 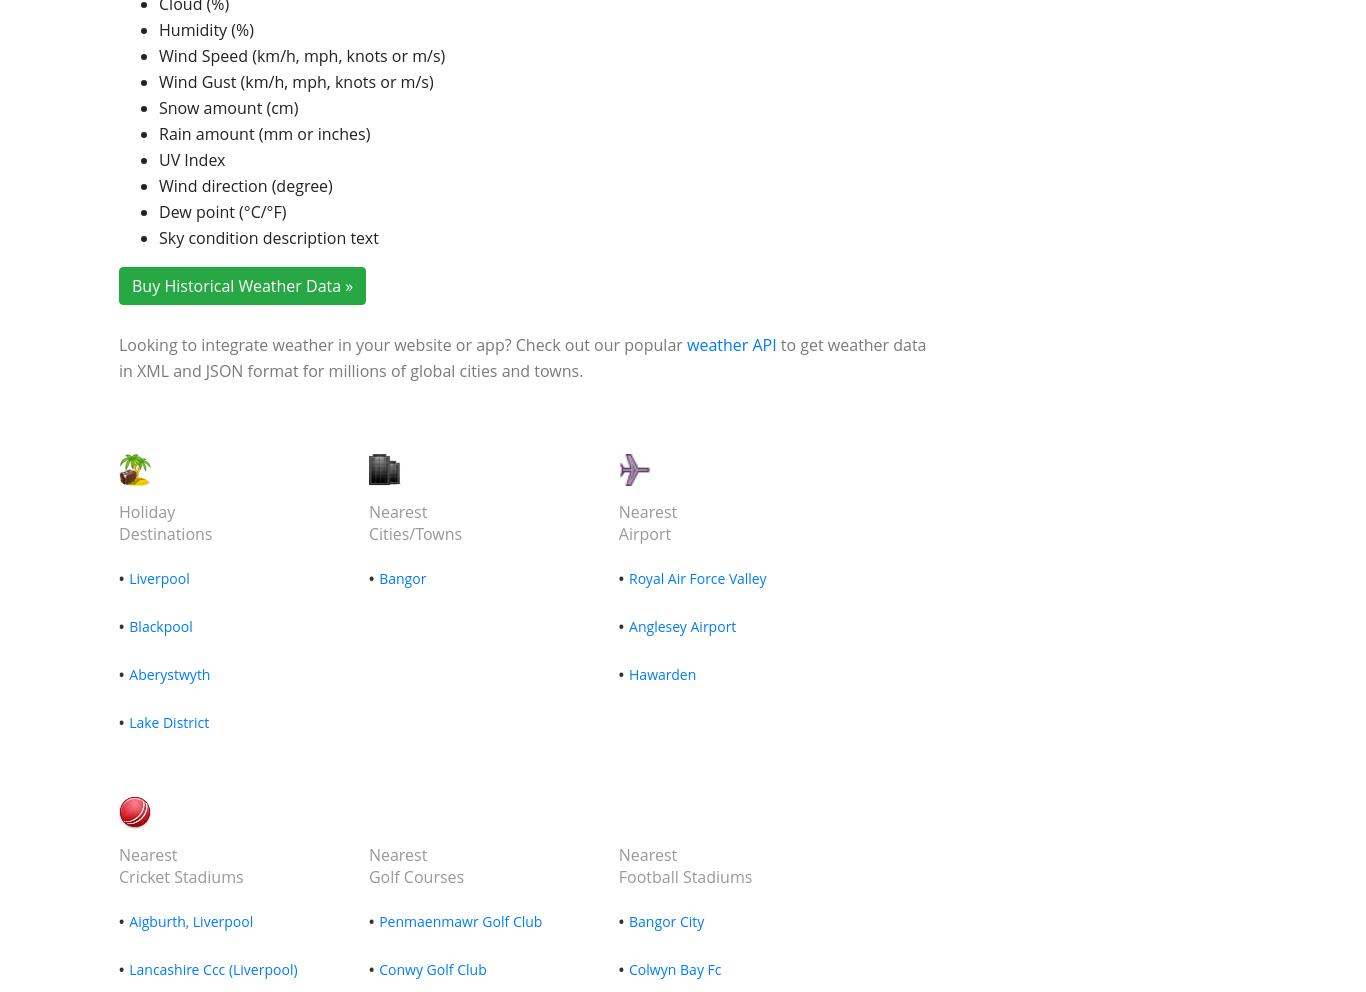 What do you see at coordinates (522, 357) in the screenshot?
I see `'to get weather data in XML and JSON format for millions of global cities and towns.'` at bounding box center [522, 357].